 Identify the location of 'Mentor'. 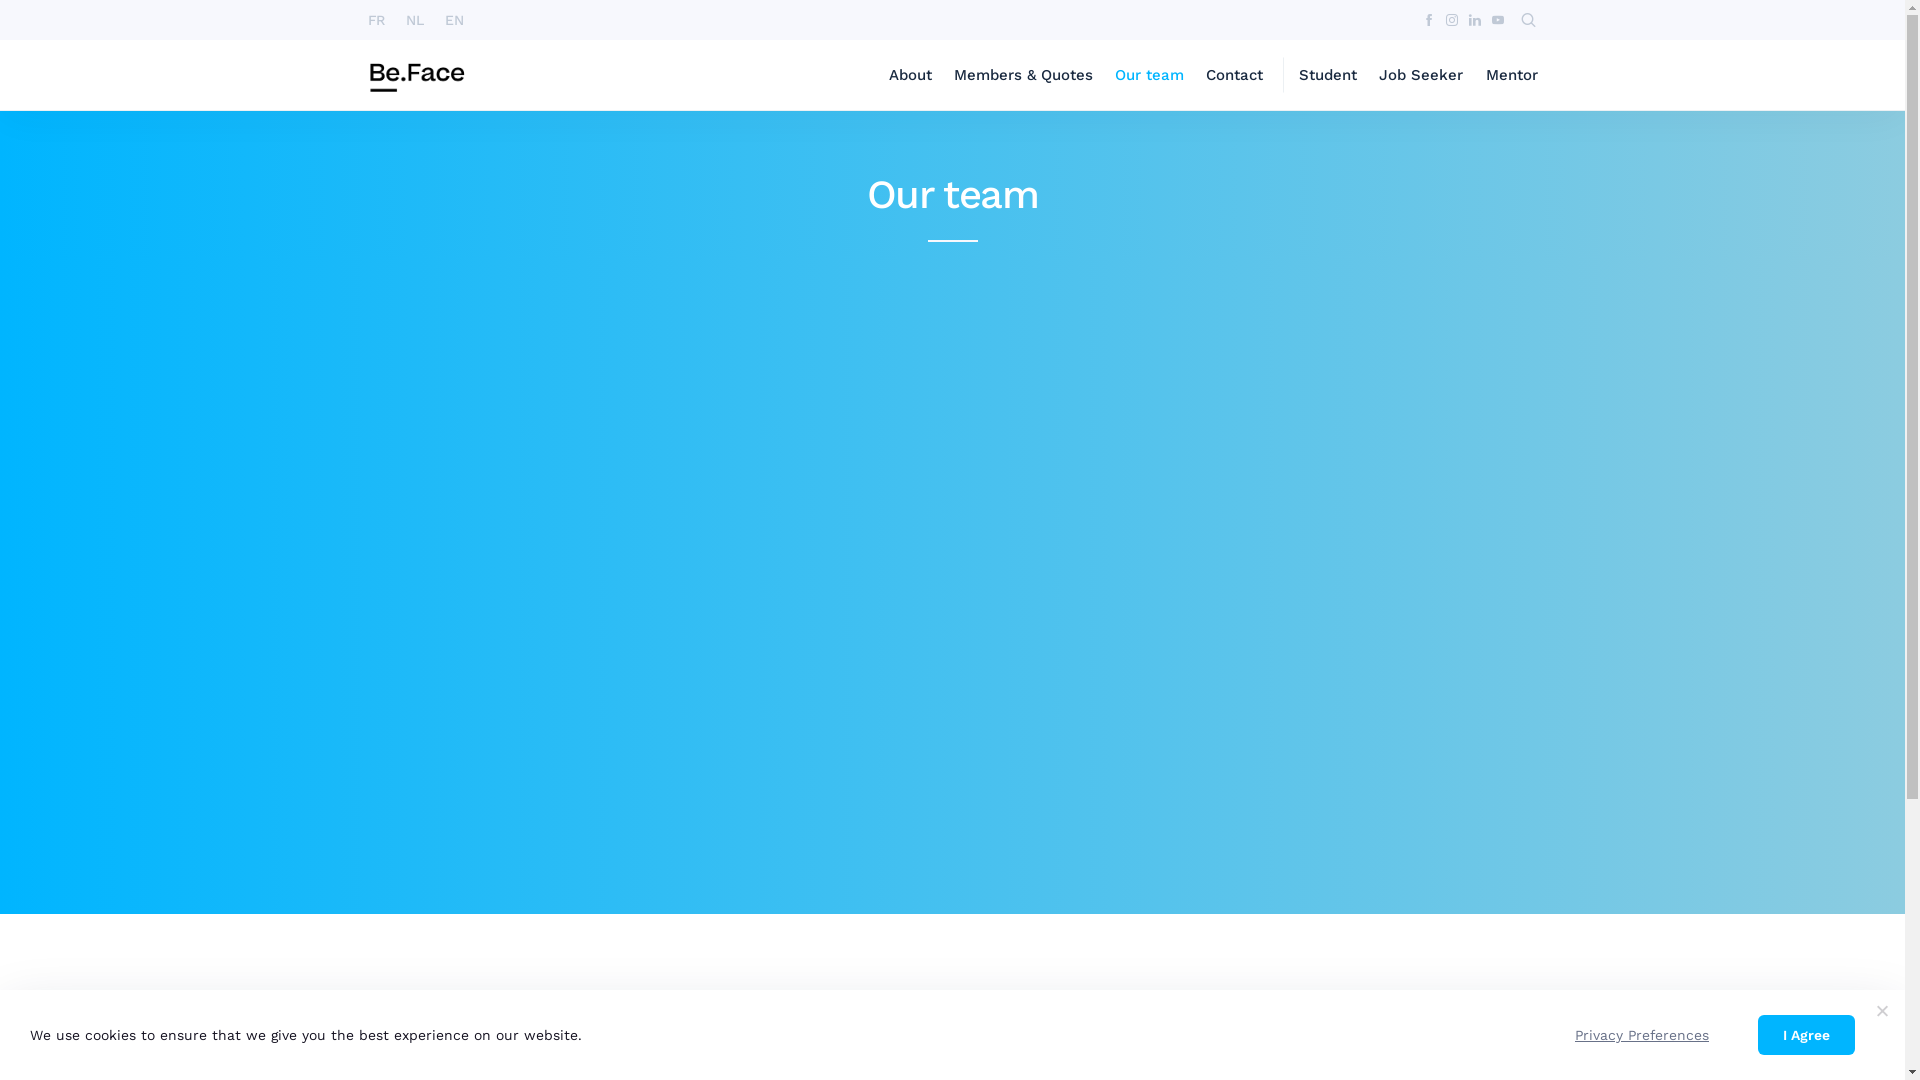
(1512, 73).